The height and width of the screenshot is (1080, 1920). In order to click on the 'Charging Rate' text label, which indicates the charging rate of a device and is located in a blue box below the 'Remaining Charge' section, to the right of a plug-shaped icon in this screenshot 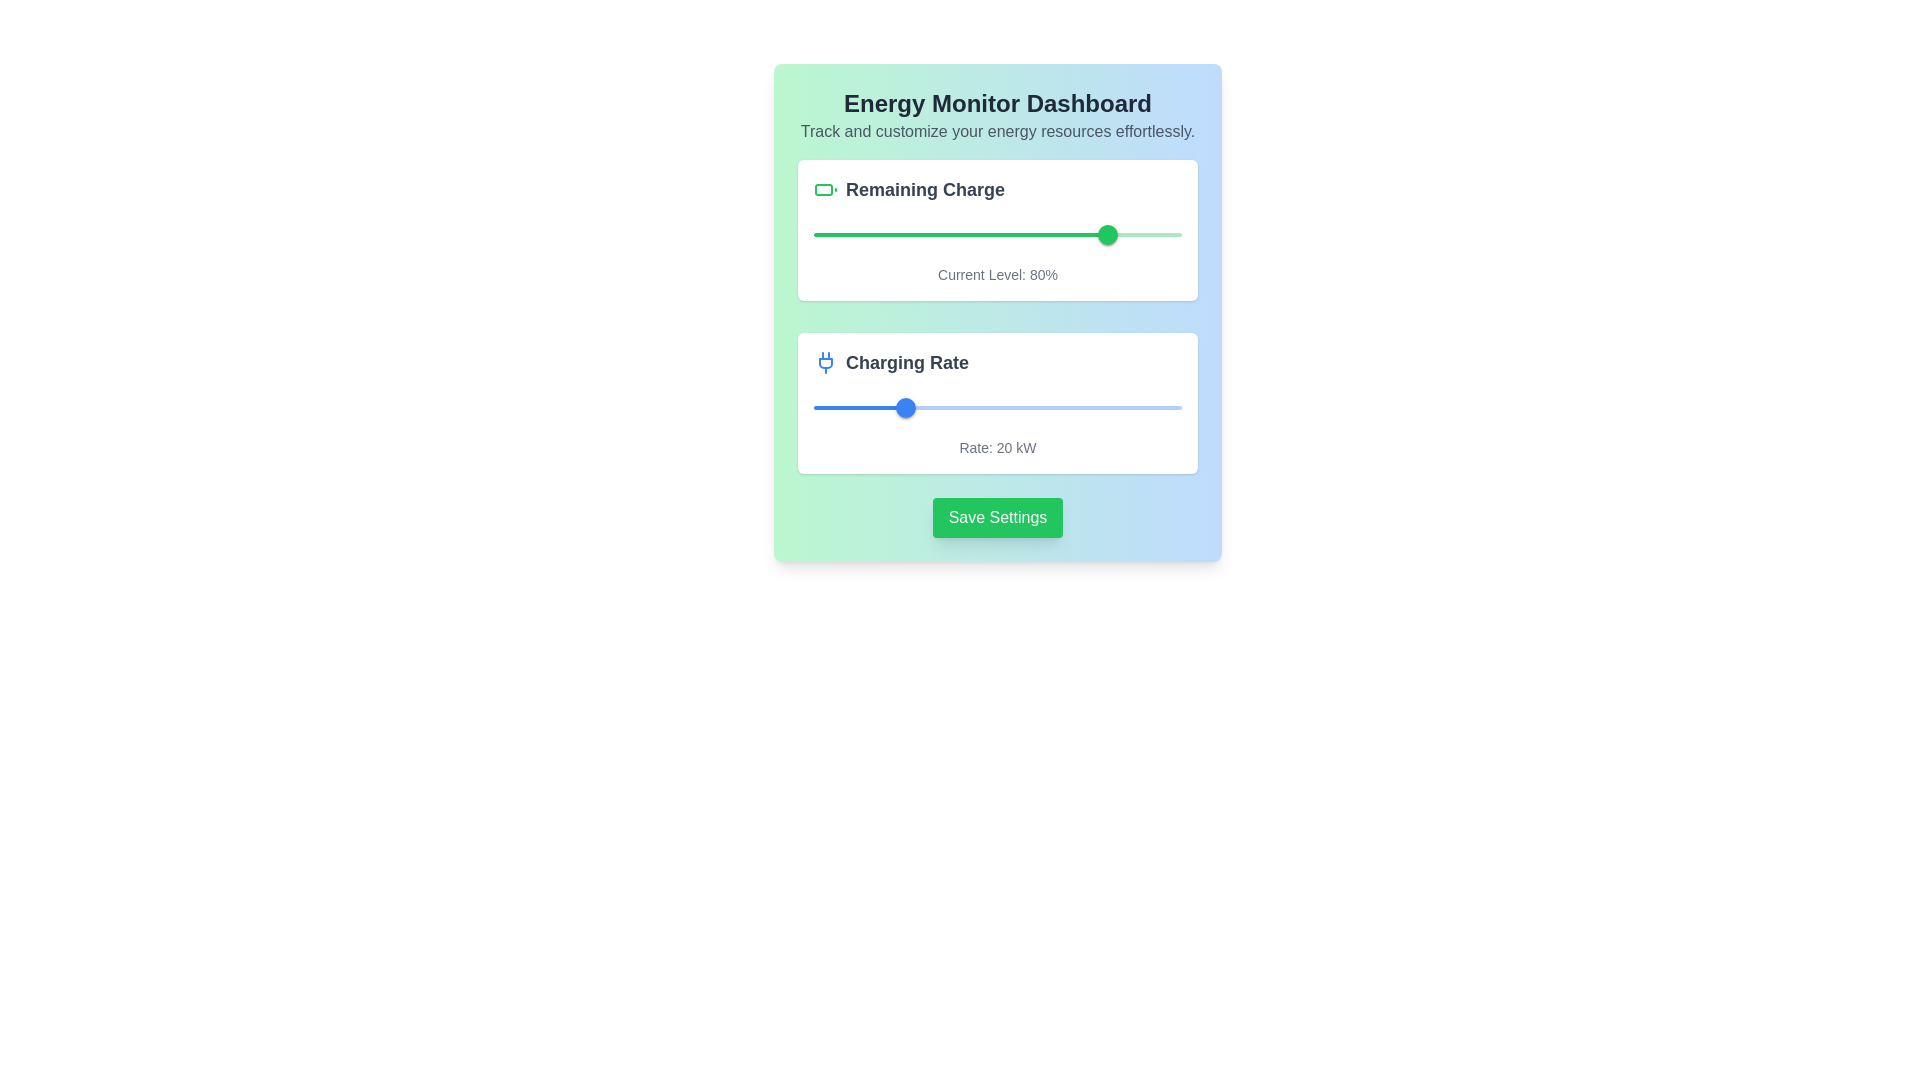, I will do `click(906, 362)`.